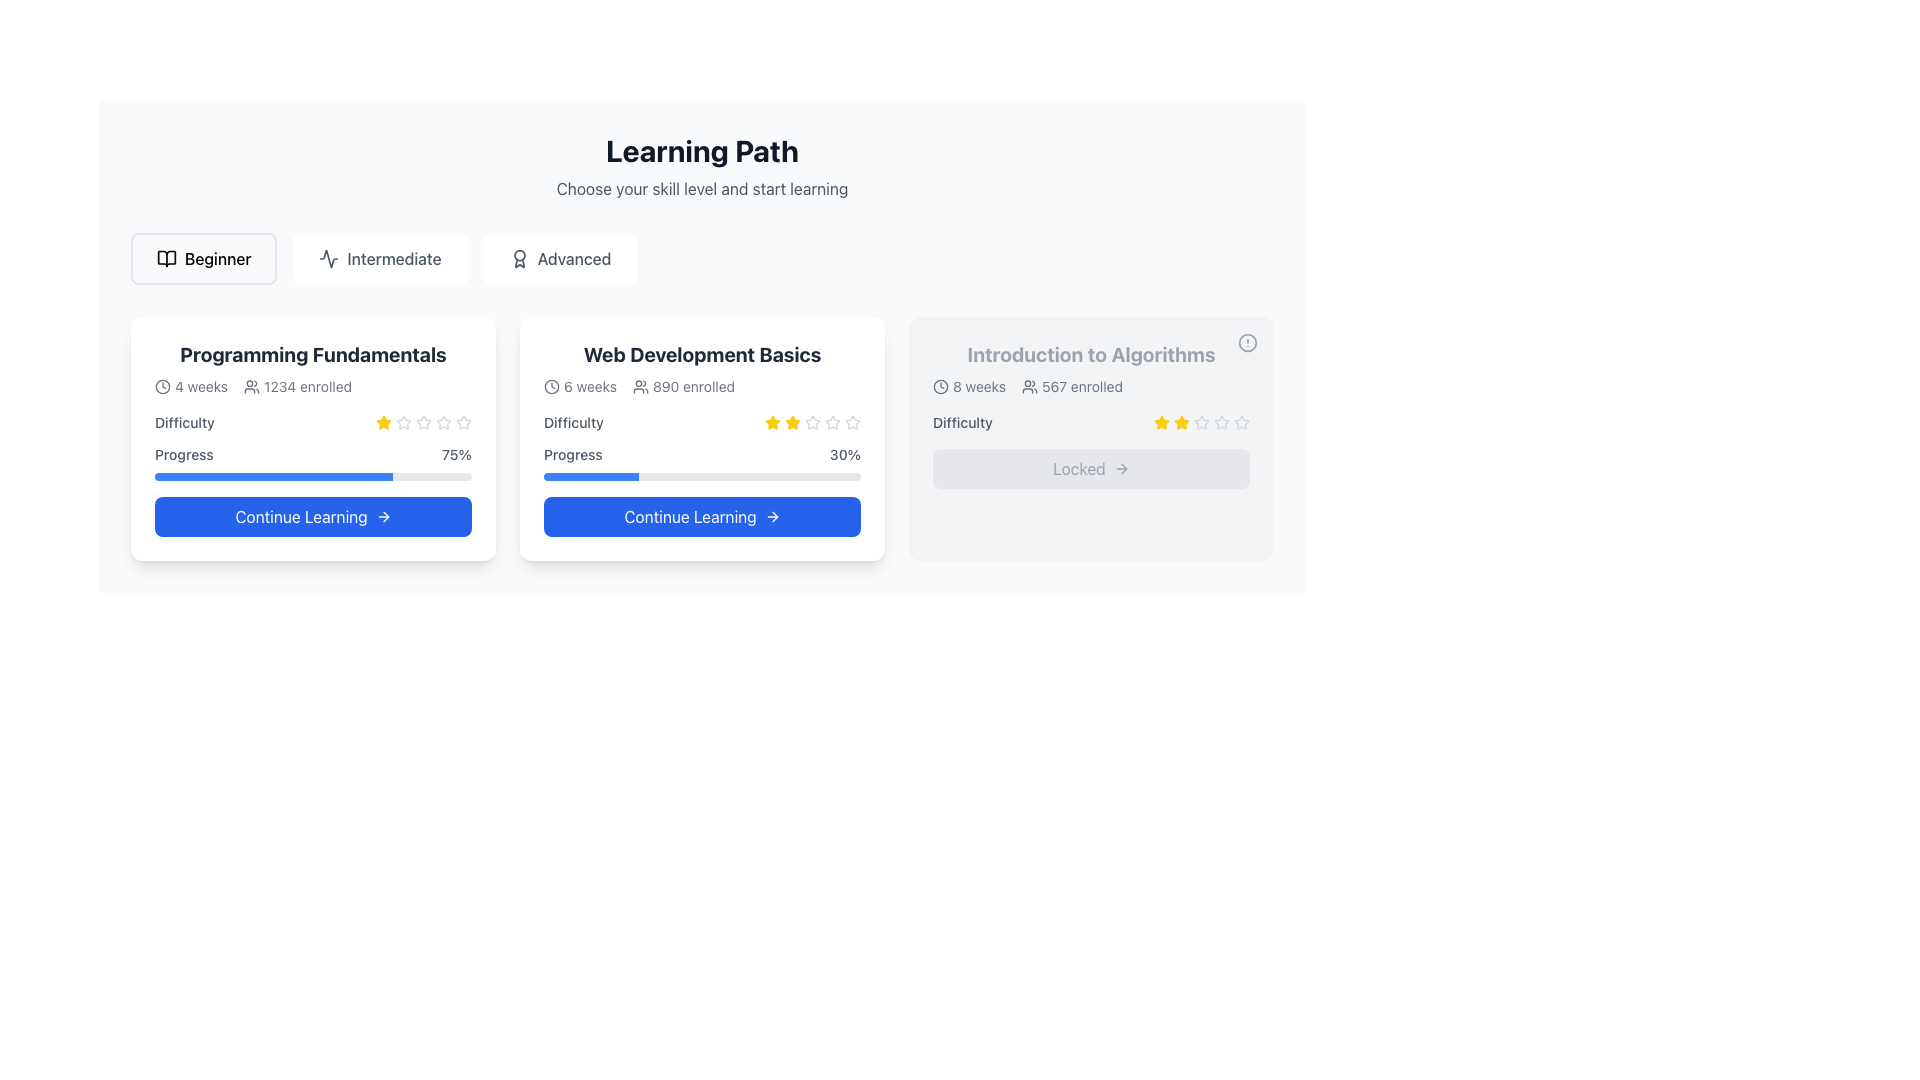 This screenshot has width=1920, height=1080. I want to click on the displayed progress data for the 'Progress' label indicating '30%' within the card titled 'Web Development Basics', so click(702, 455).